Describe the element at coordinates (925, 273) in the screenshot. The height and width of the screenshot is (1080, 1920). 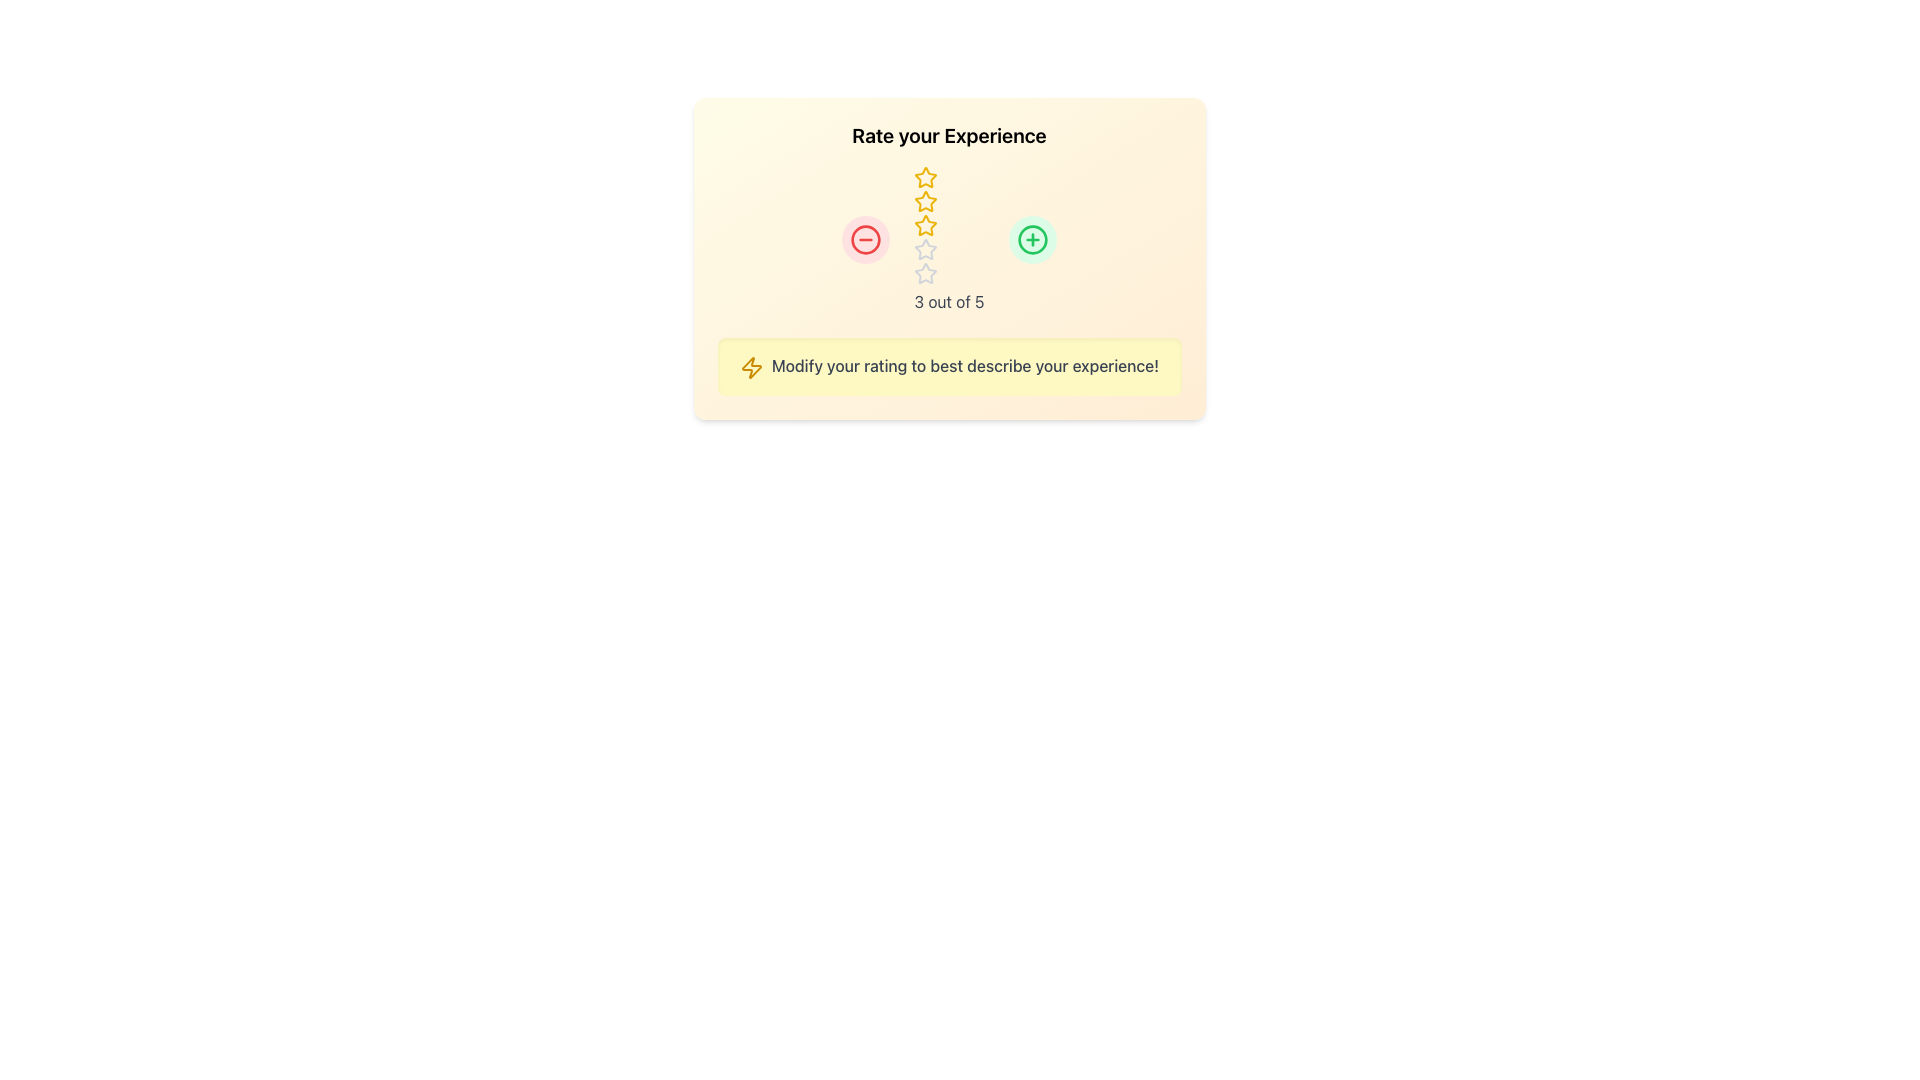
I see `the fifth star-shaped outline icon in the rating system, which is part of the 'Rate your Experience' section` at that location.